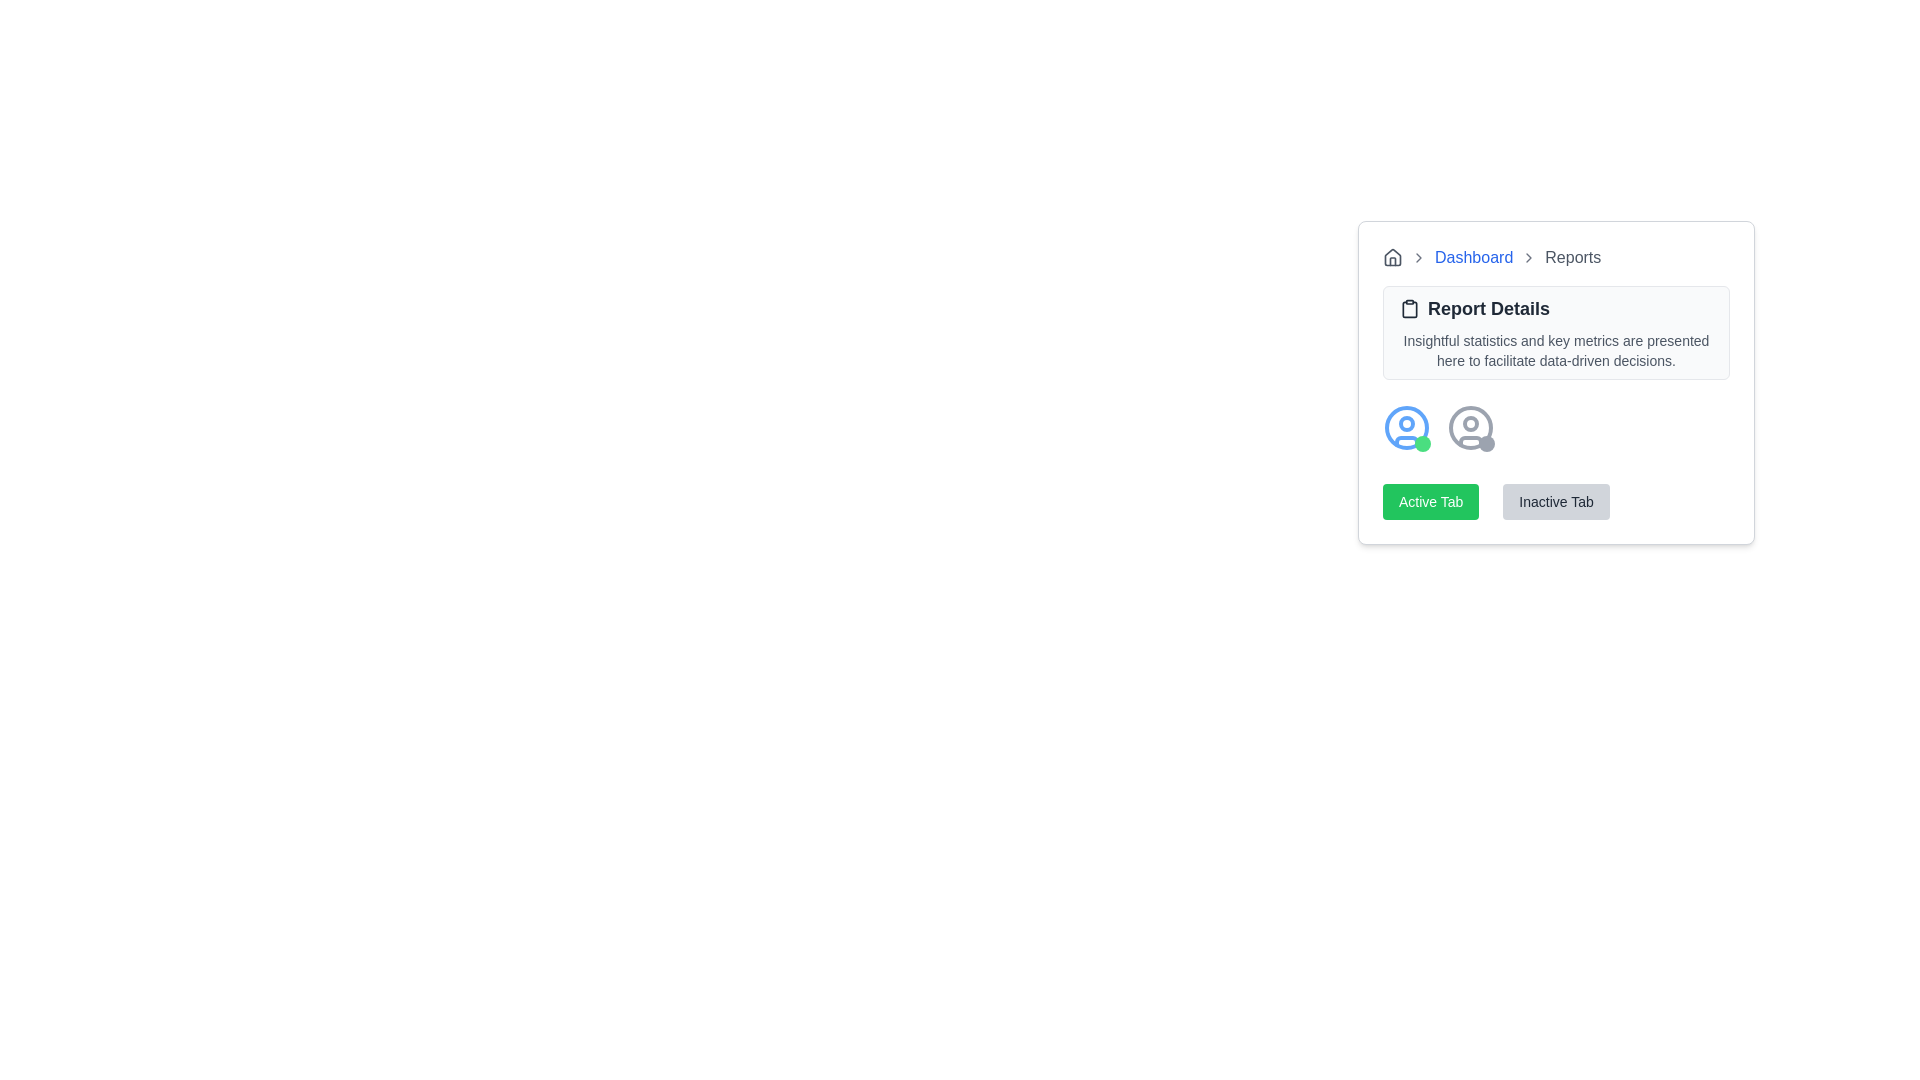  I want to click on the 'Dashboard' hyperlink, which is styled in bold blue text and is the second item in the breadcrumb navigation, so click(1473, 257).